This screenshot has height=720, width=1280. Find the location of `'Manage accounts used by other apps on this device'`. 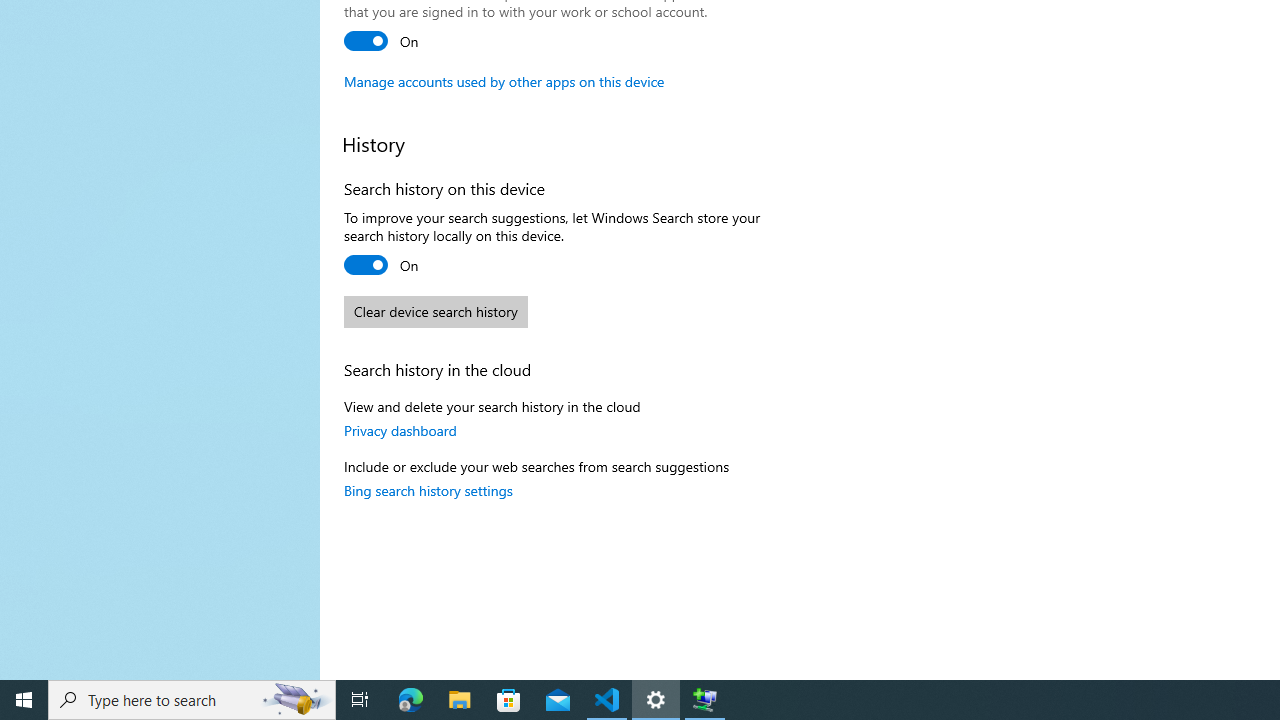

'Manage accounts used by other apps on this device' is located at coordinates (504, 80).